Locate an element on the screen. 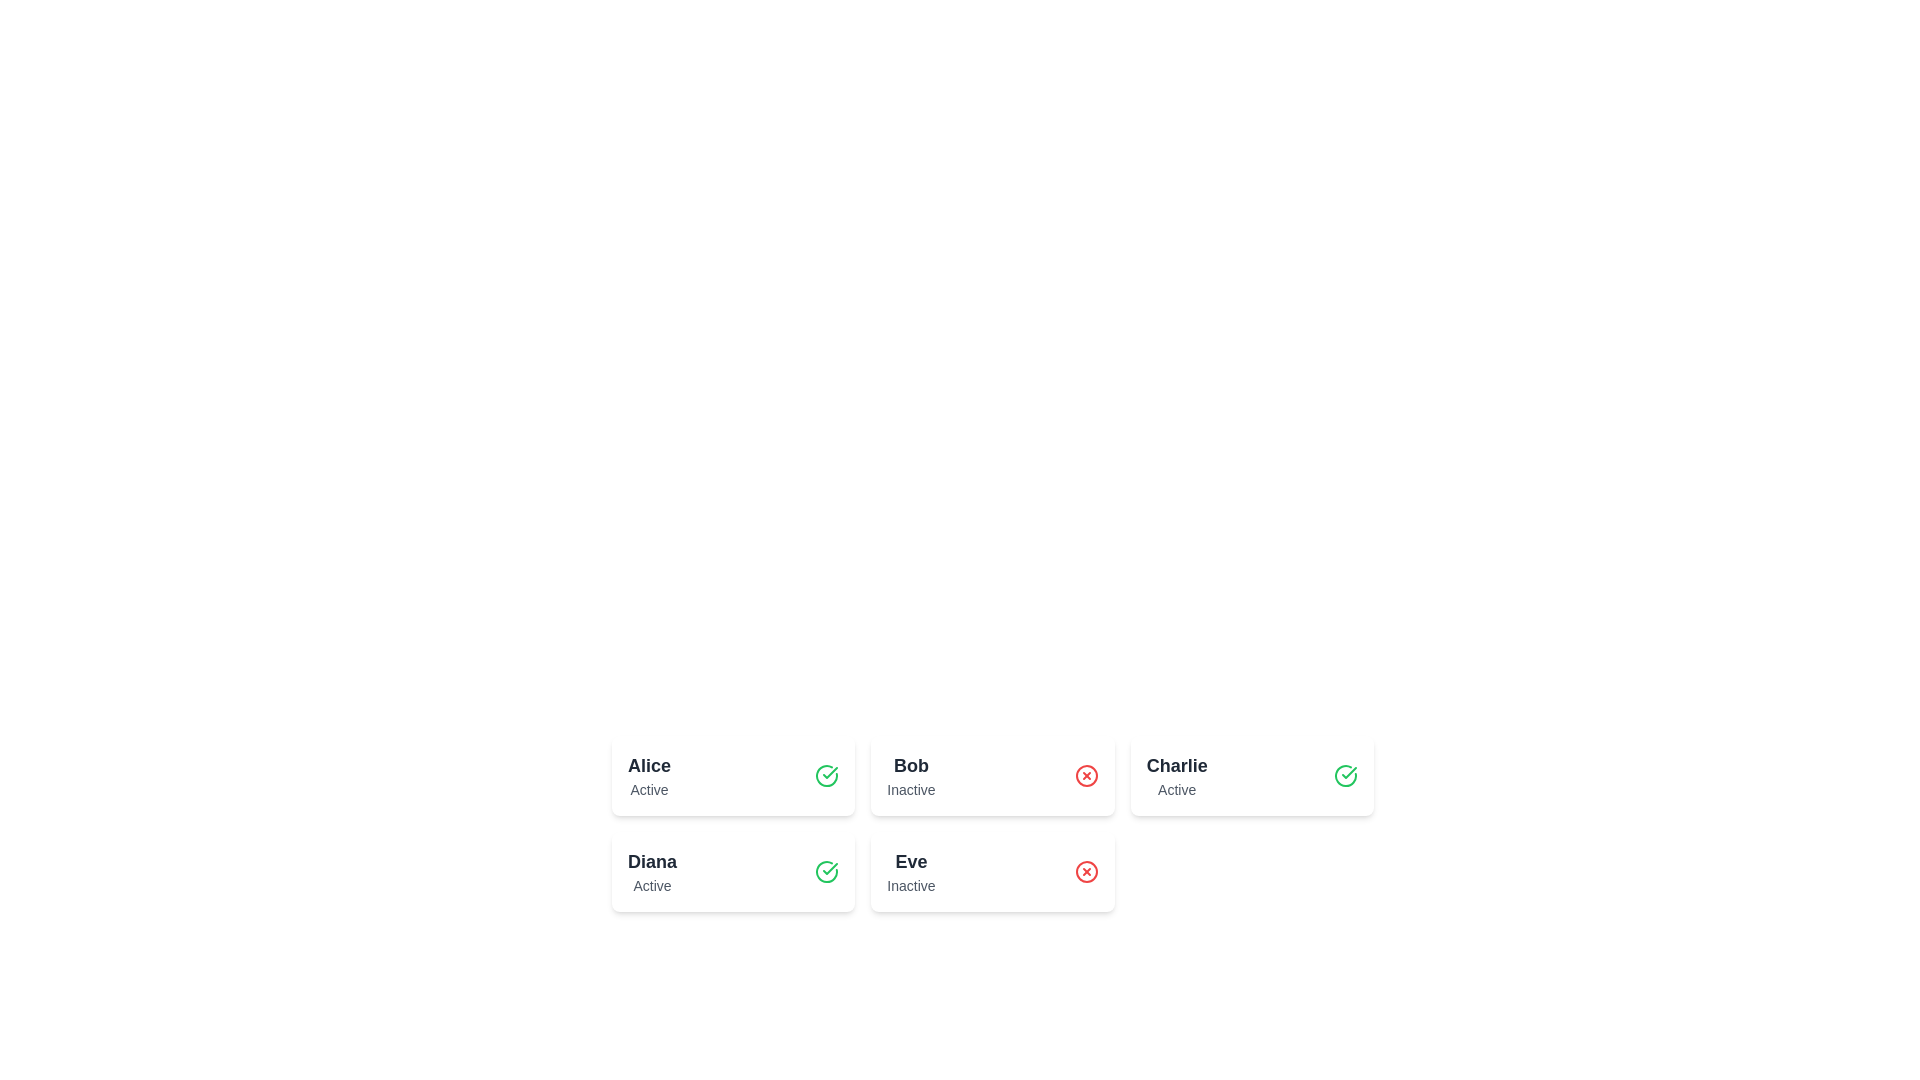  the text label displaying the name 'Diana' in bold, dark text, which is located on a white card-like background near the middle-bottom of the card is located at coordinates (652, 870).